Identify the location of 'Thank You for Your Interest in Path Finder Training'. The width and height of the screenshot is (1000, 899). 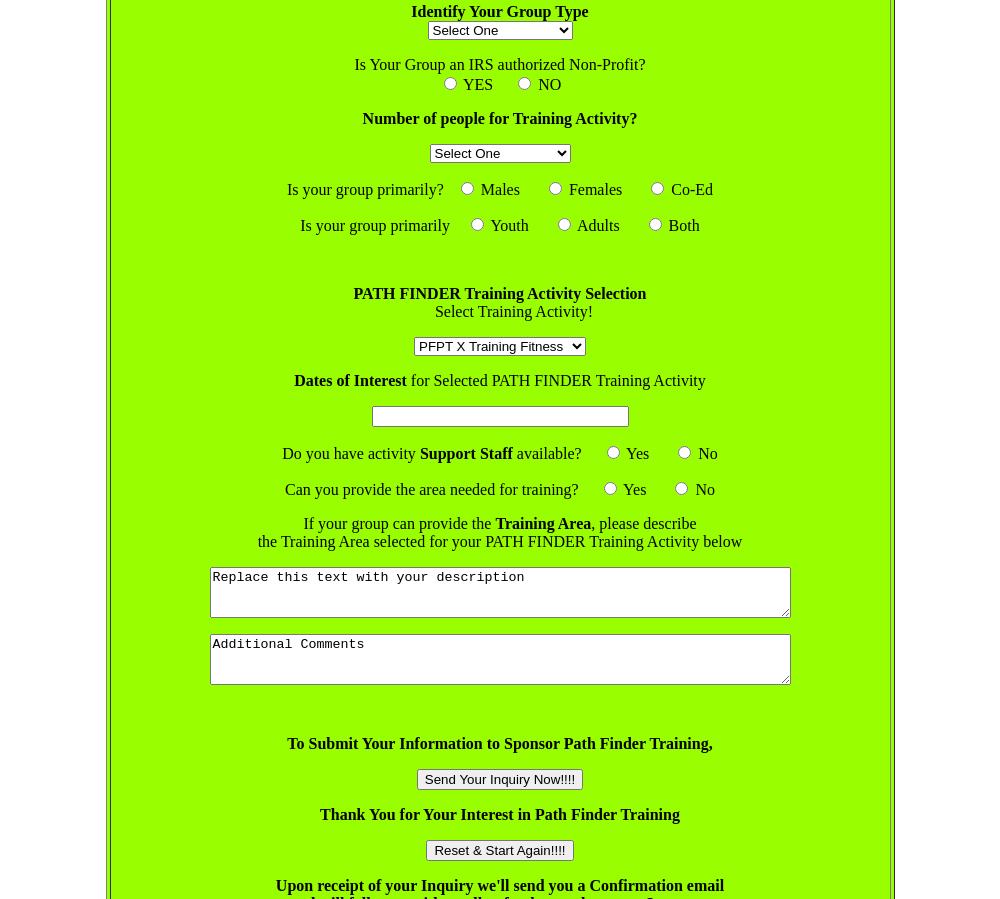
(498, 814).